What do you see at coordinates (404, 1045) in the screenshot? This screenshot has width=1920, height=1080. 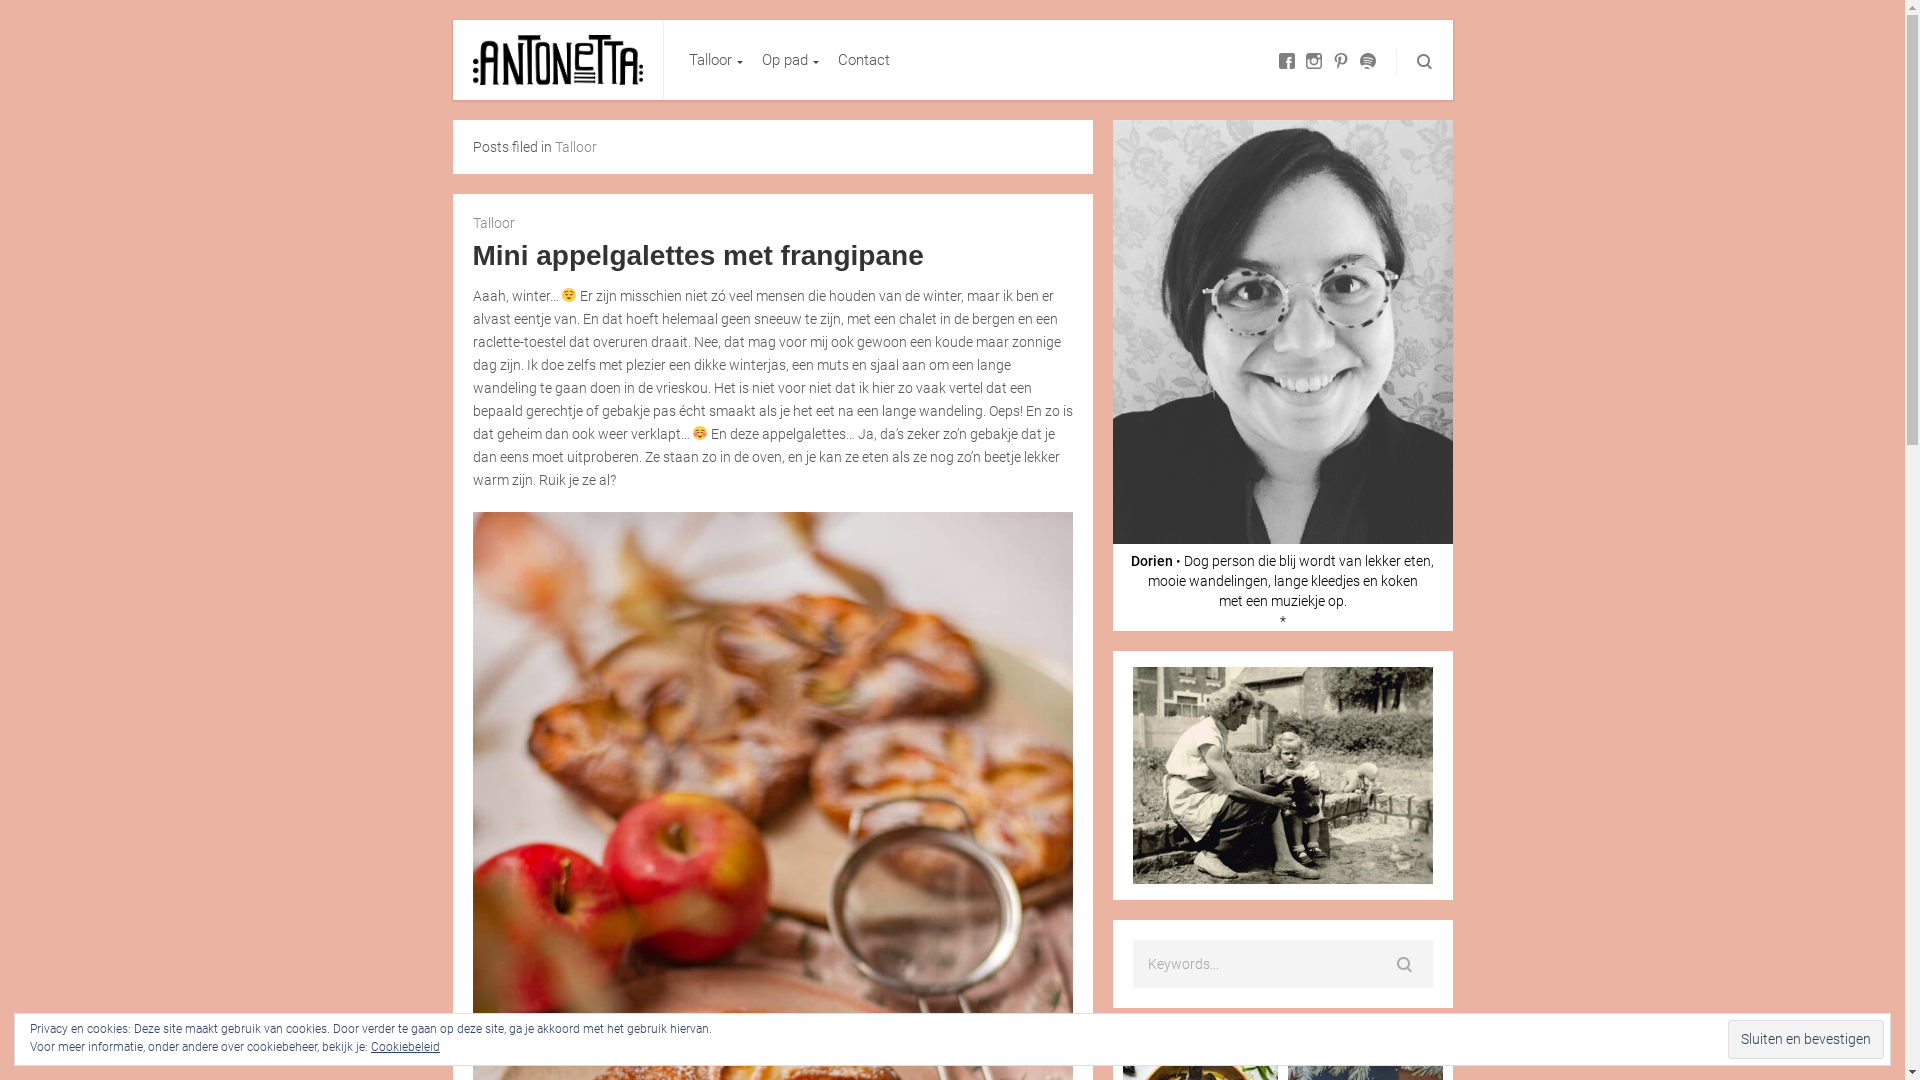 I see `'Cookiebeleid'` at bounding box center [404, 1045].